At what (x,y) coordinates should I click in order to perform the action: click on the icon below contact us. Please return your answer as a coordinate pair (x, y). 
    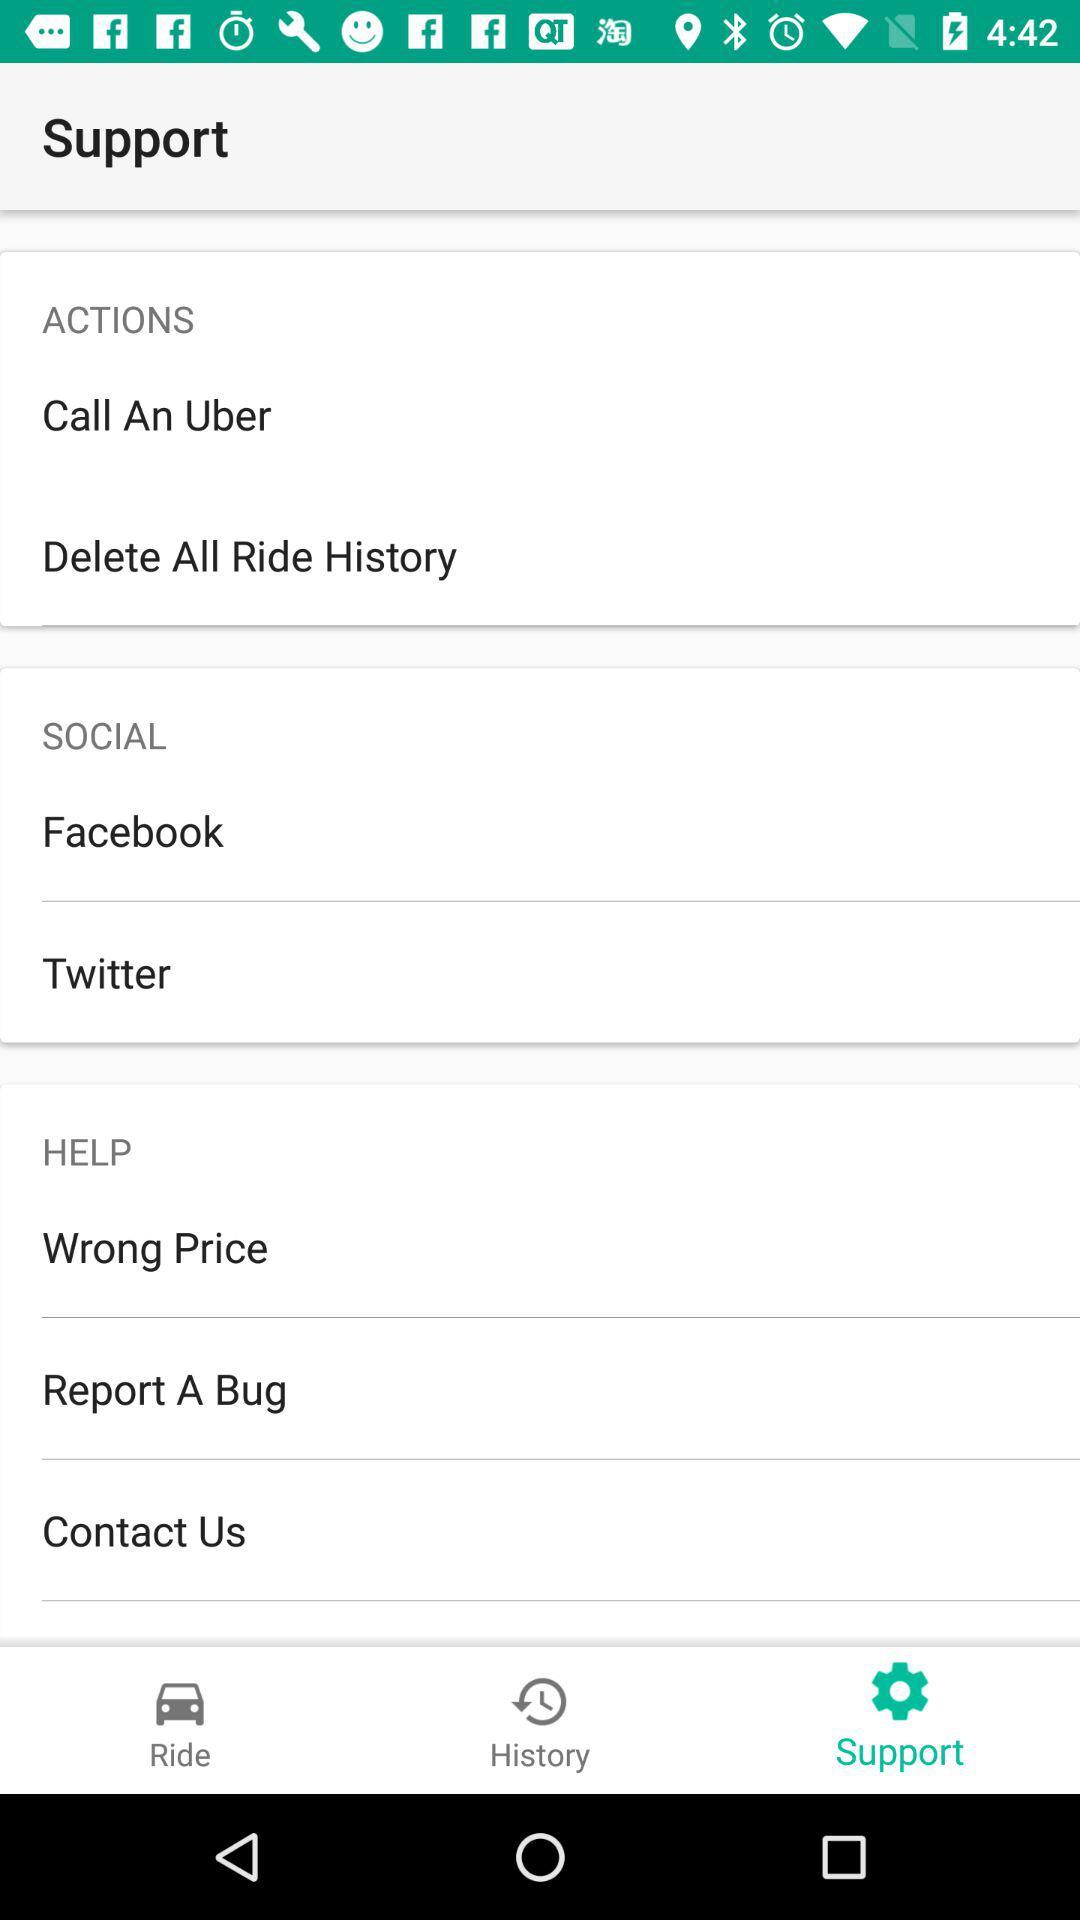
    Looking at the image, I should click on (540, 1618).